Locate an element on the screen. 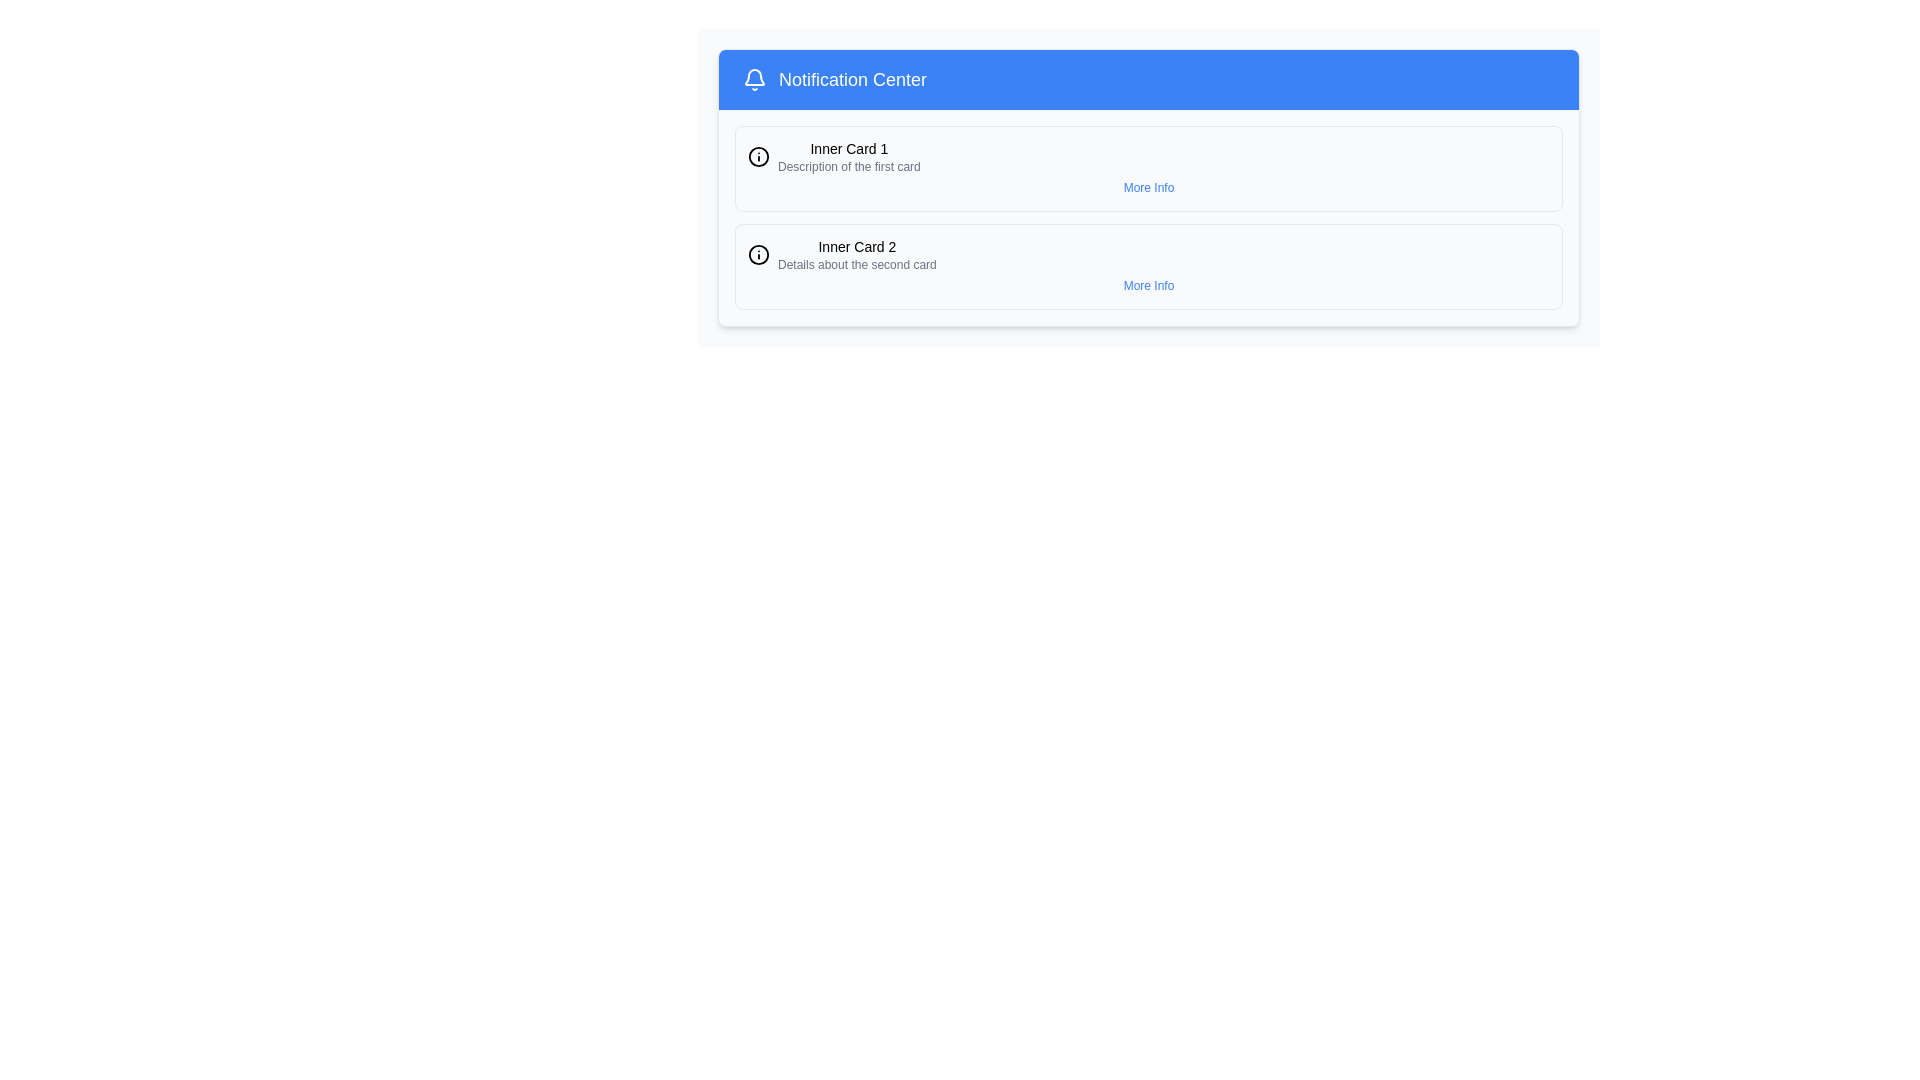 The image size is (1920, 1080). the text label located directly below the title 'Inner Card 1' in the first card of the list is located at coordinates (849, 165).